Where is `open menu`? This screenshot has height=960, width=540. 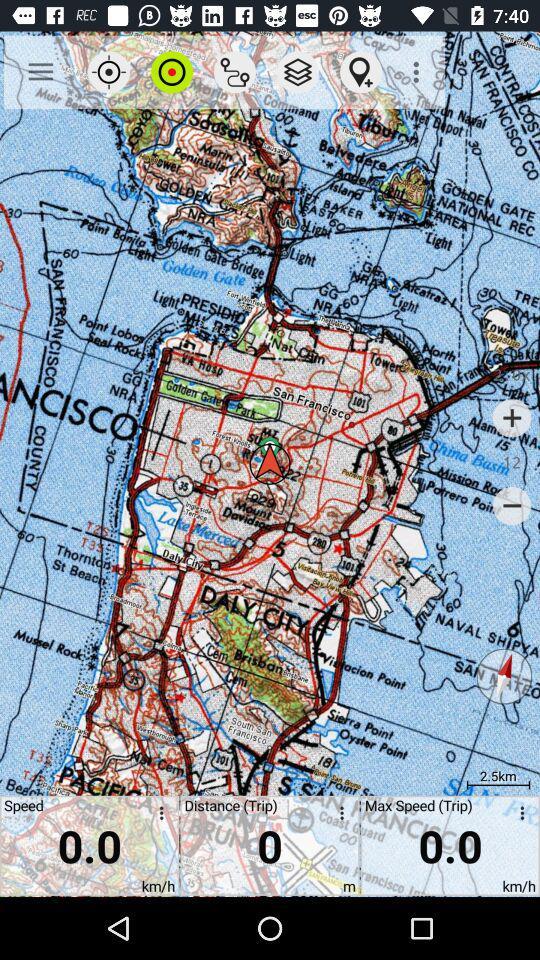 open menu is located at coordinates (518, 816).